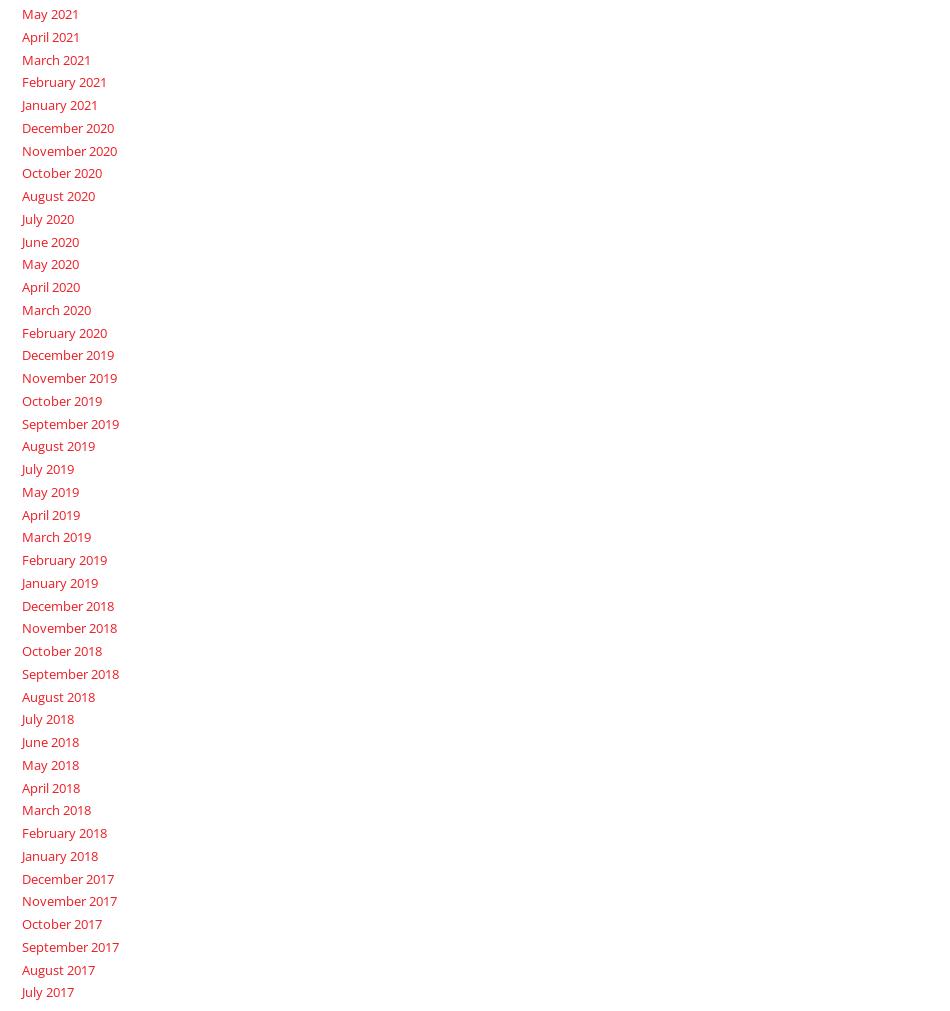 The height and width of the screenshot is (1011, 950). I want to click on 'February 2019', so click(63, 559).